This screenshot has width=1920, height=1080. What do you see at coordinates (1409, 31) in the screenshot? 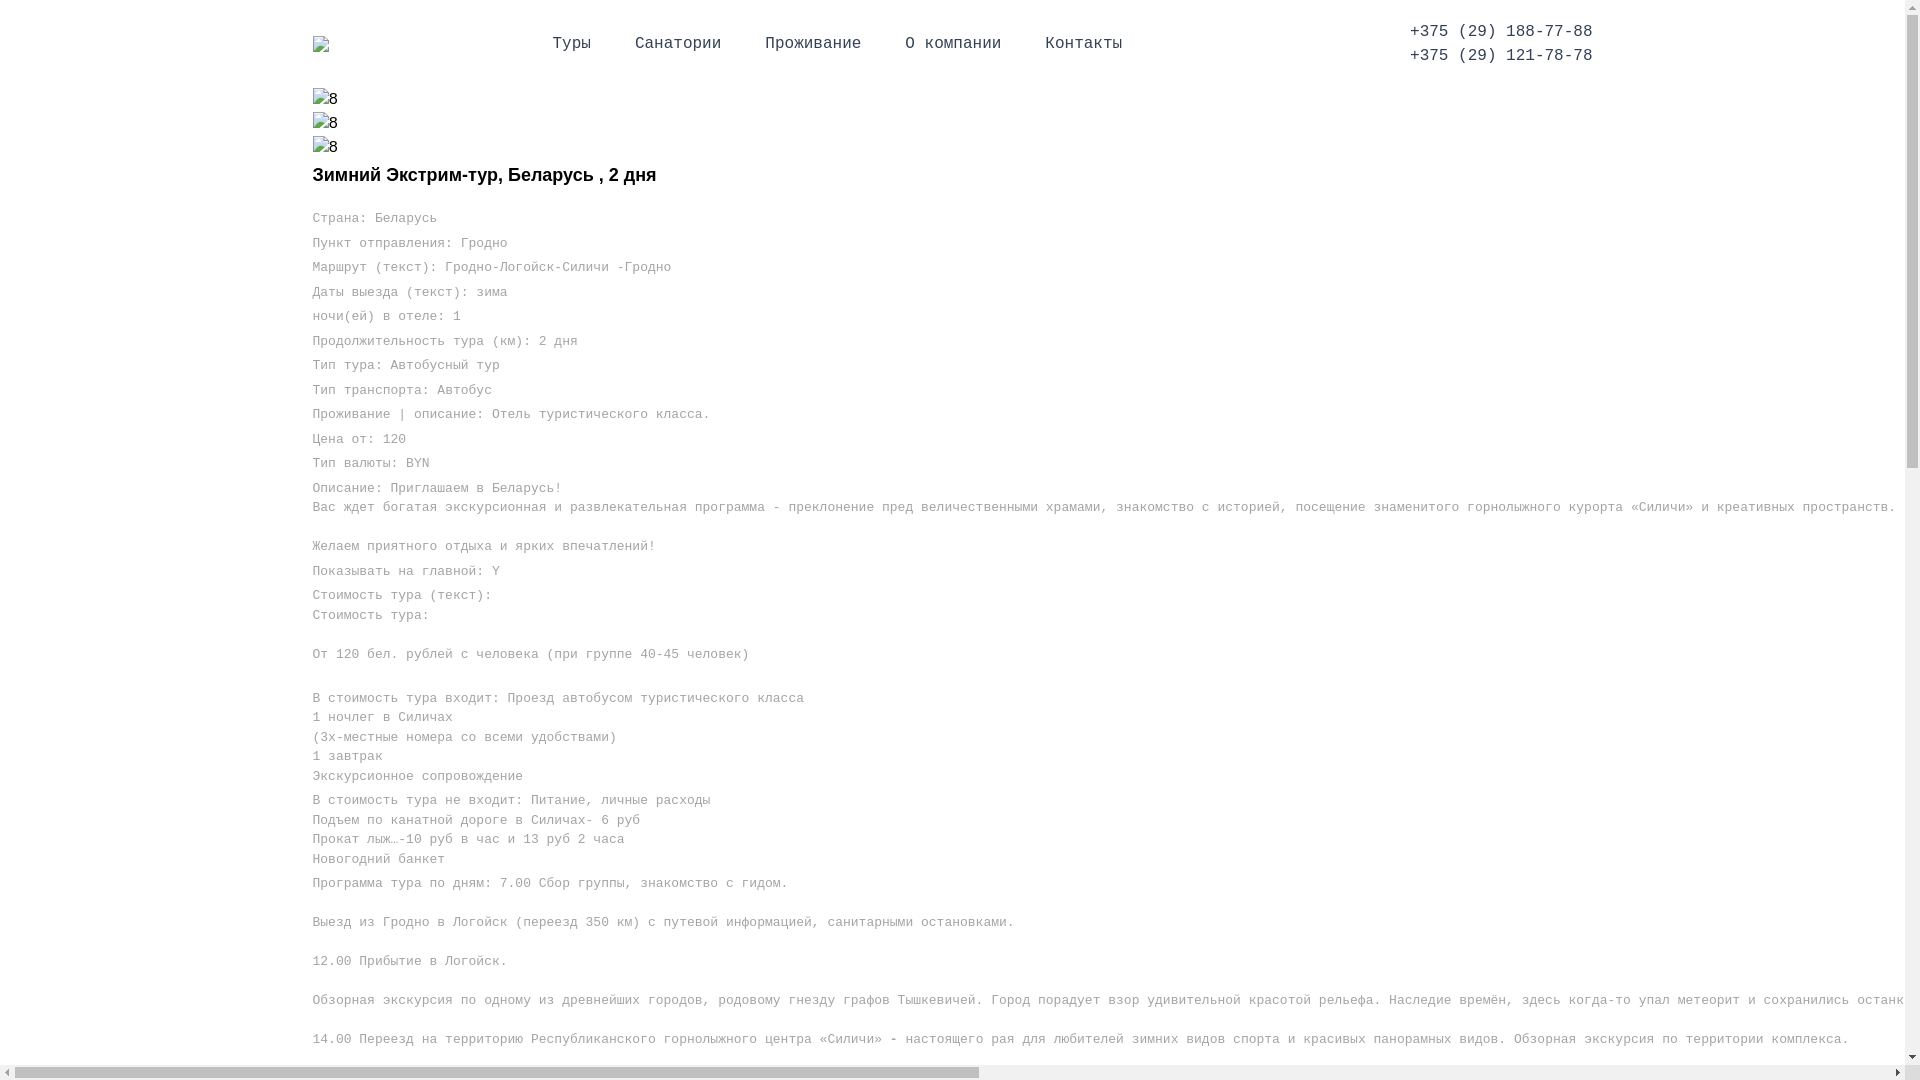
I see `'+375 (29) 188-77-88'` at bounding box center [1409, 31].